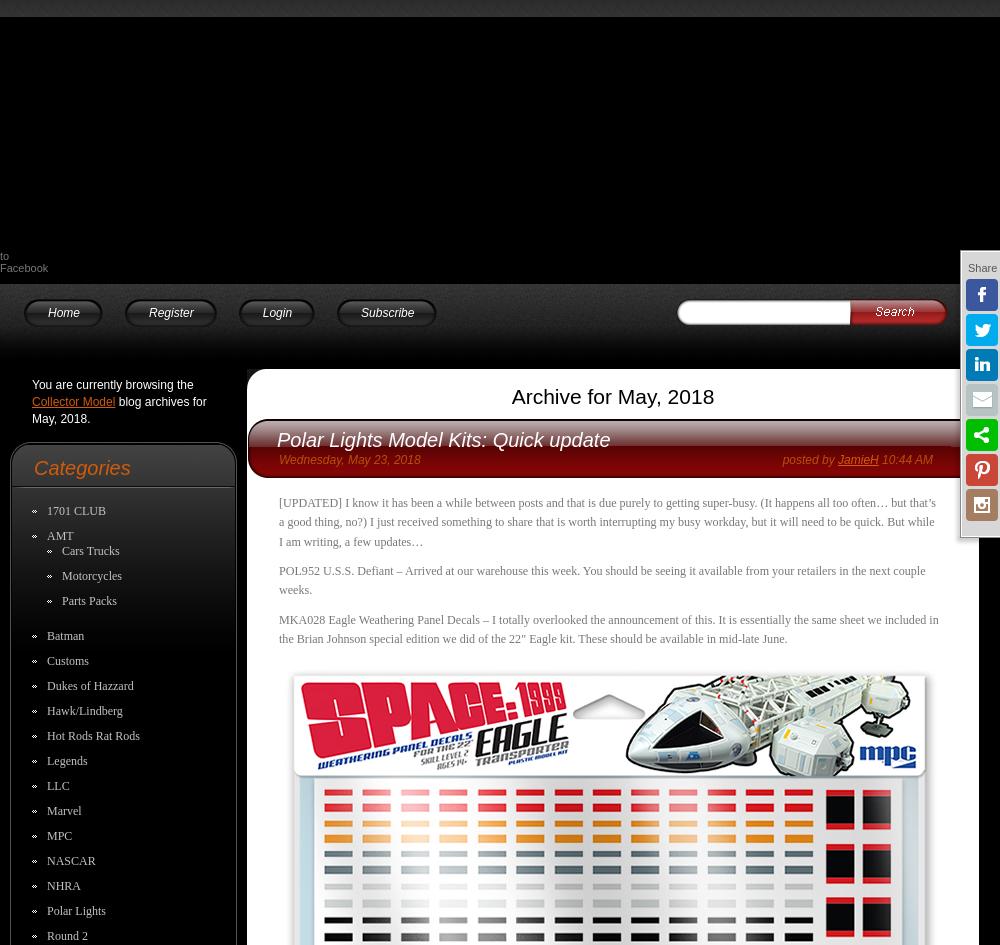 This screenshot has height=945, width=1000. Describe the element at coordinates (47, 810) in the screenshot. I see `'Marvel'` at that location.